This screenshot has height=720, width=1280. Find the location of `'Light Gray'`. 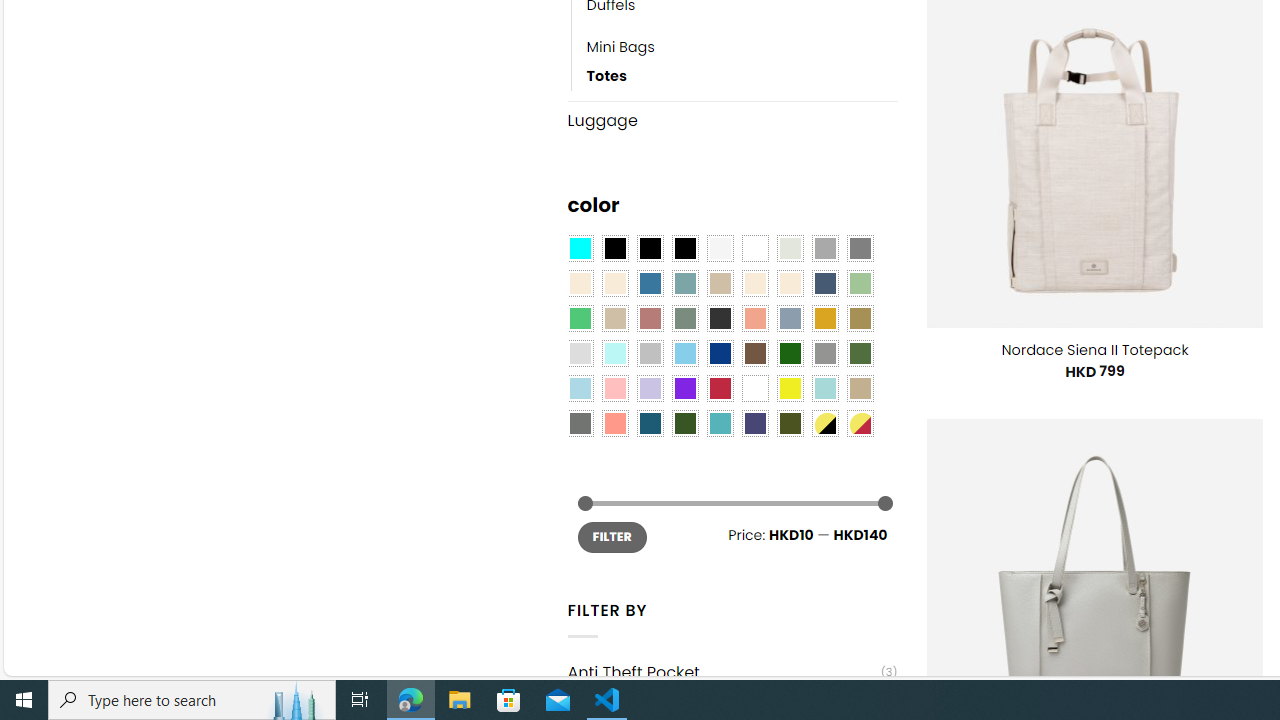

'Light Gray' is located at coordinates (578, 353).